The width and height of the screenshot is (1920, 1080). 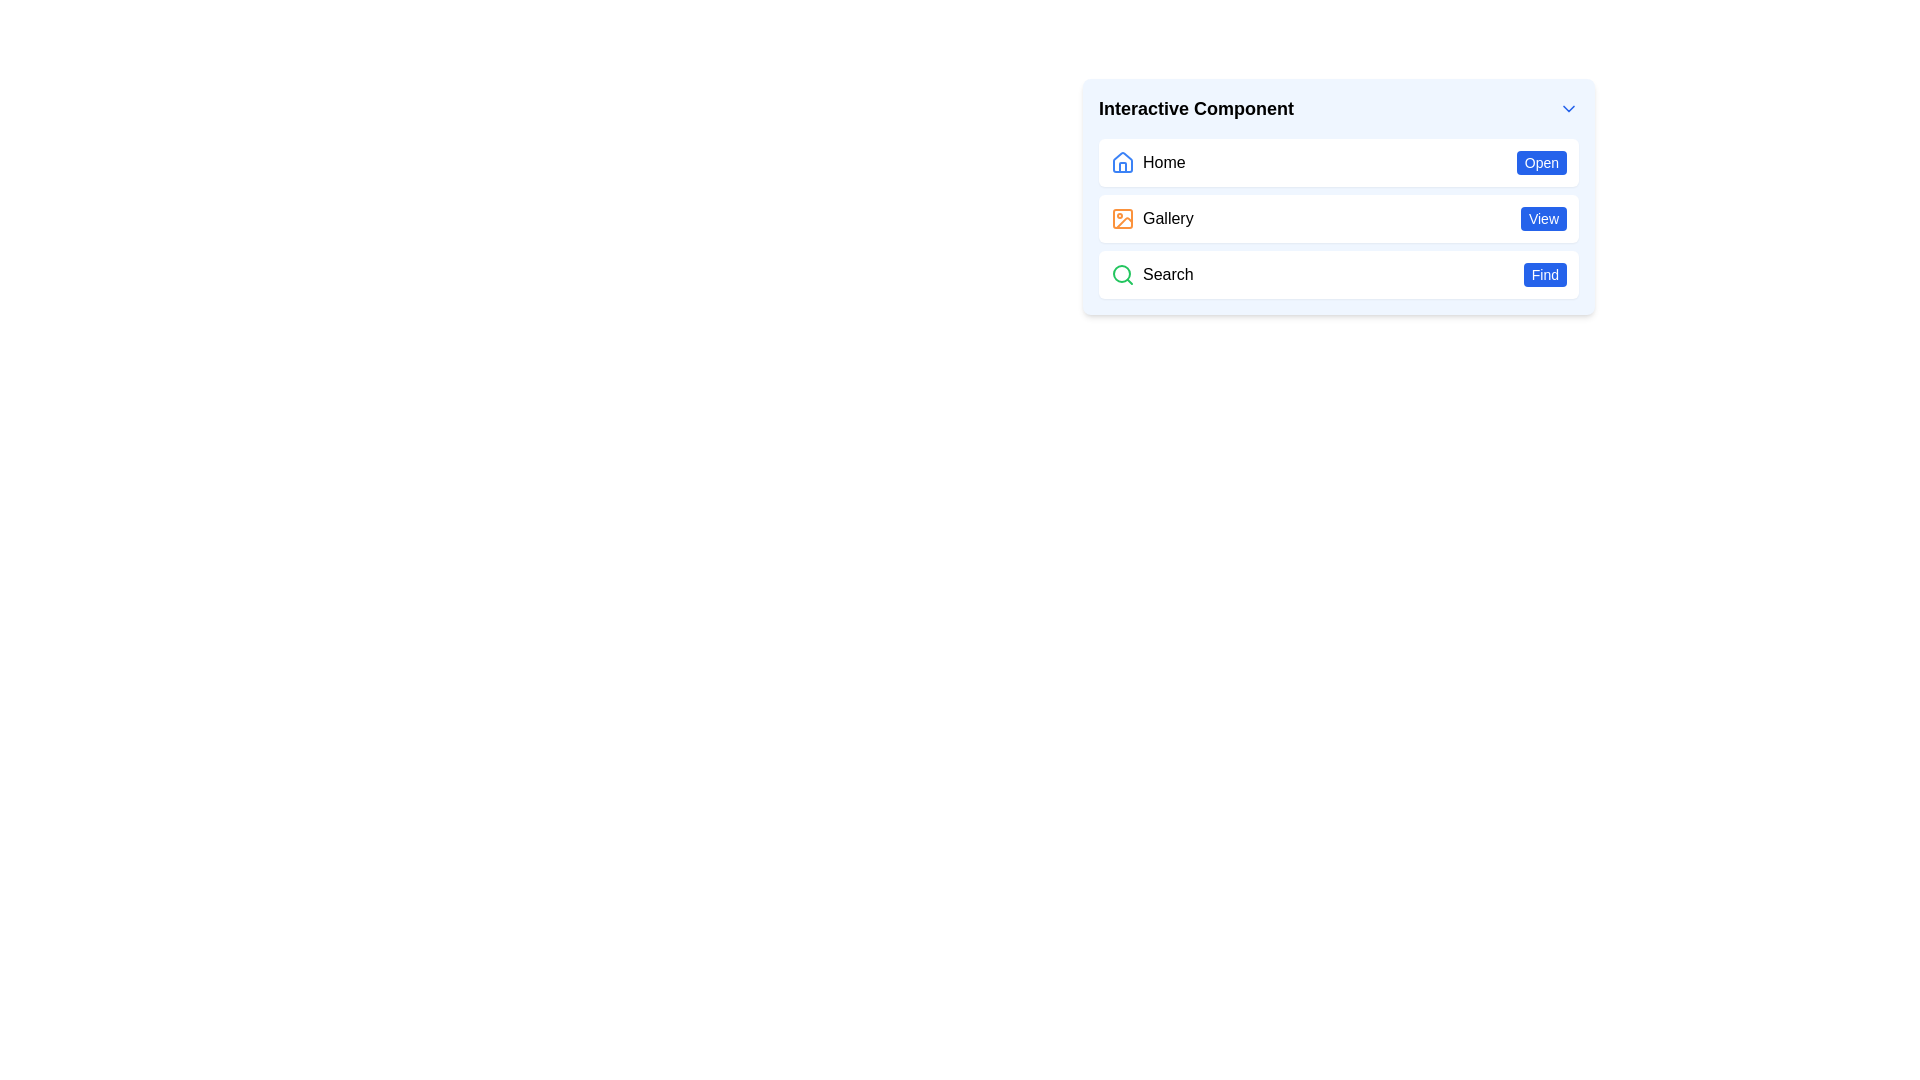 I want to click on the 'Home' button located at the far right of the top row in the vertical list, so click(x=1540, y=161).